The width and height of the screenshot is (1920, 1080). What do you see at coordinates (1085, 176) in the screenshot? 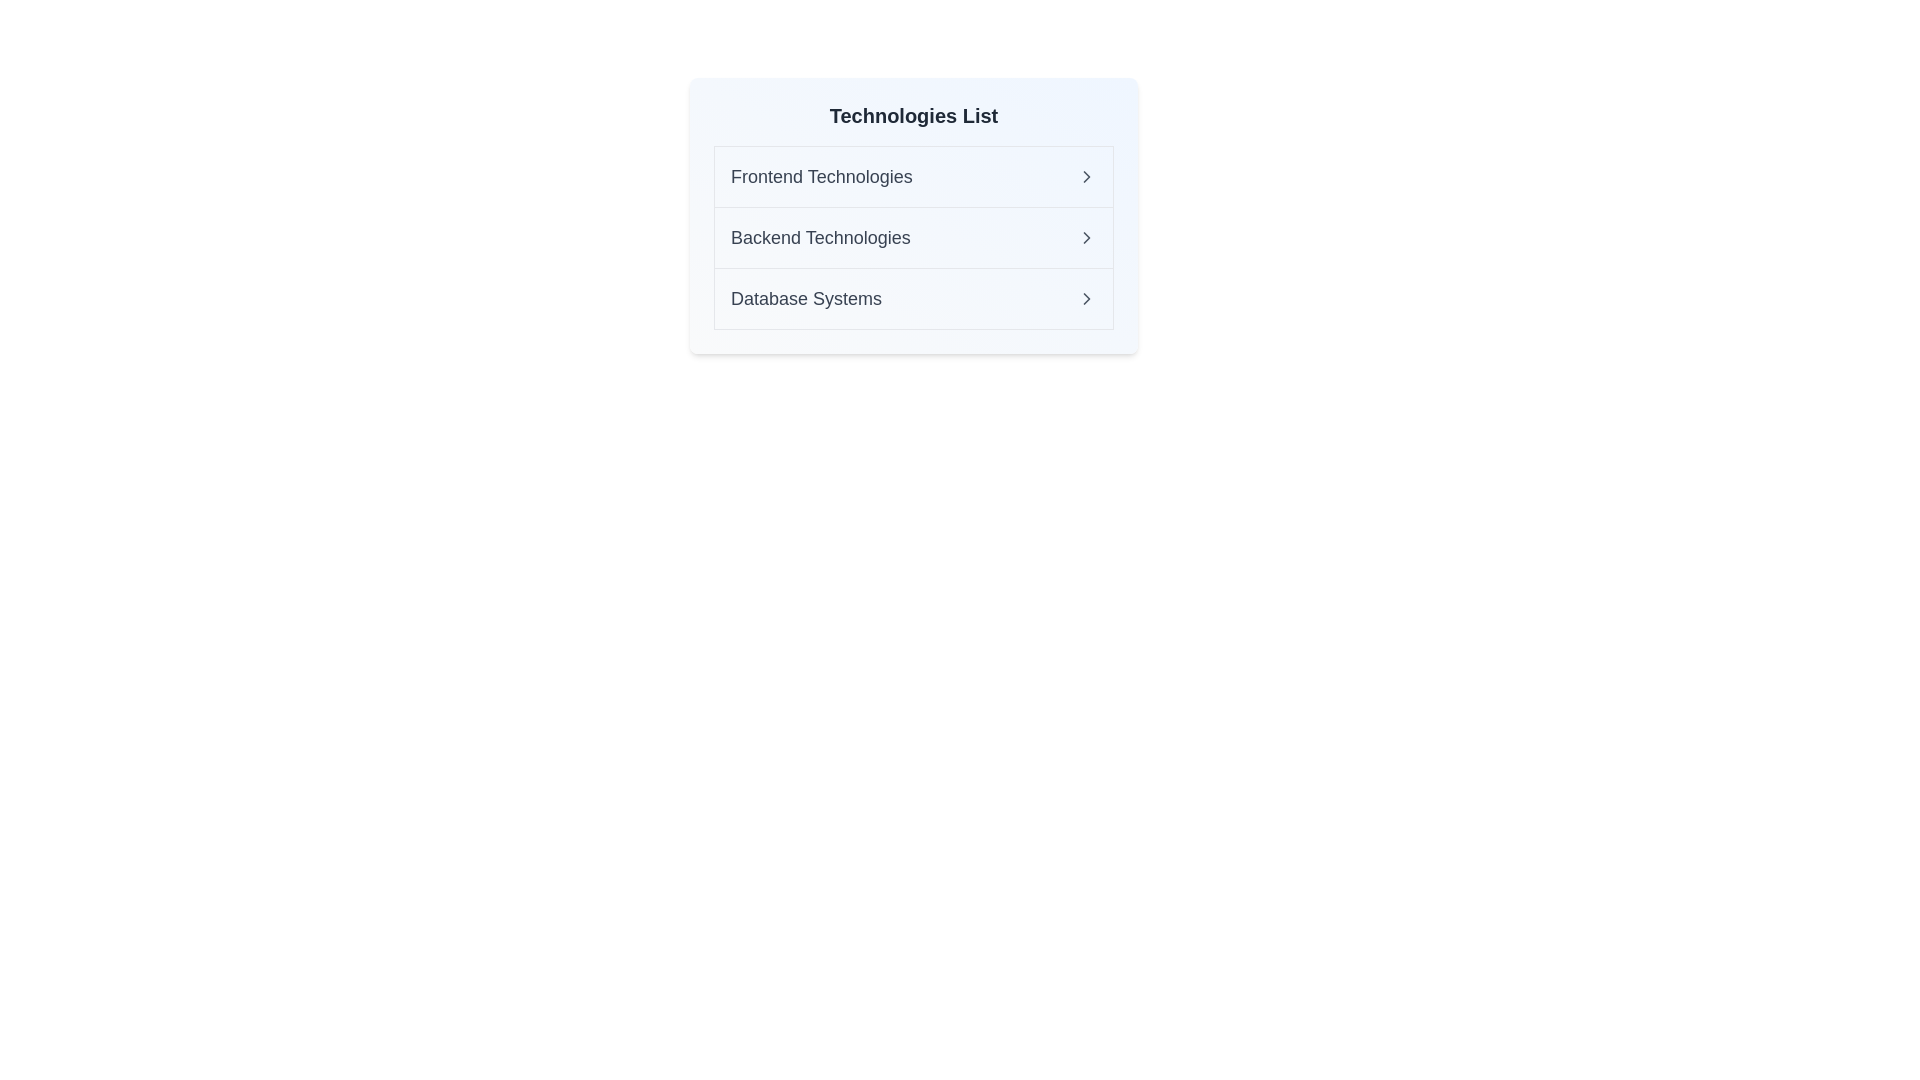
I see `the chevron icon of the item titled 'Frontend Technologies' to toggle its expansion` at bounding box center [1085, 176].